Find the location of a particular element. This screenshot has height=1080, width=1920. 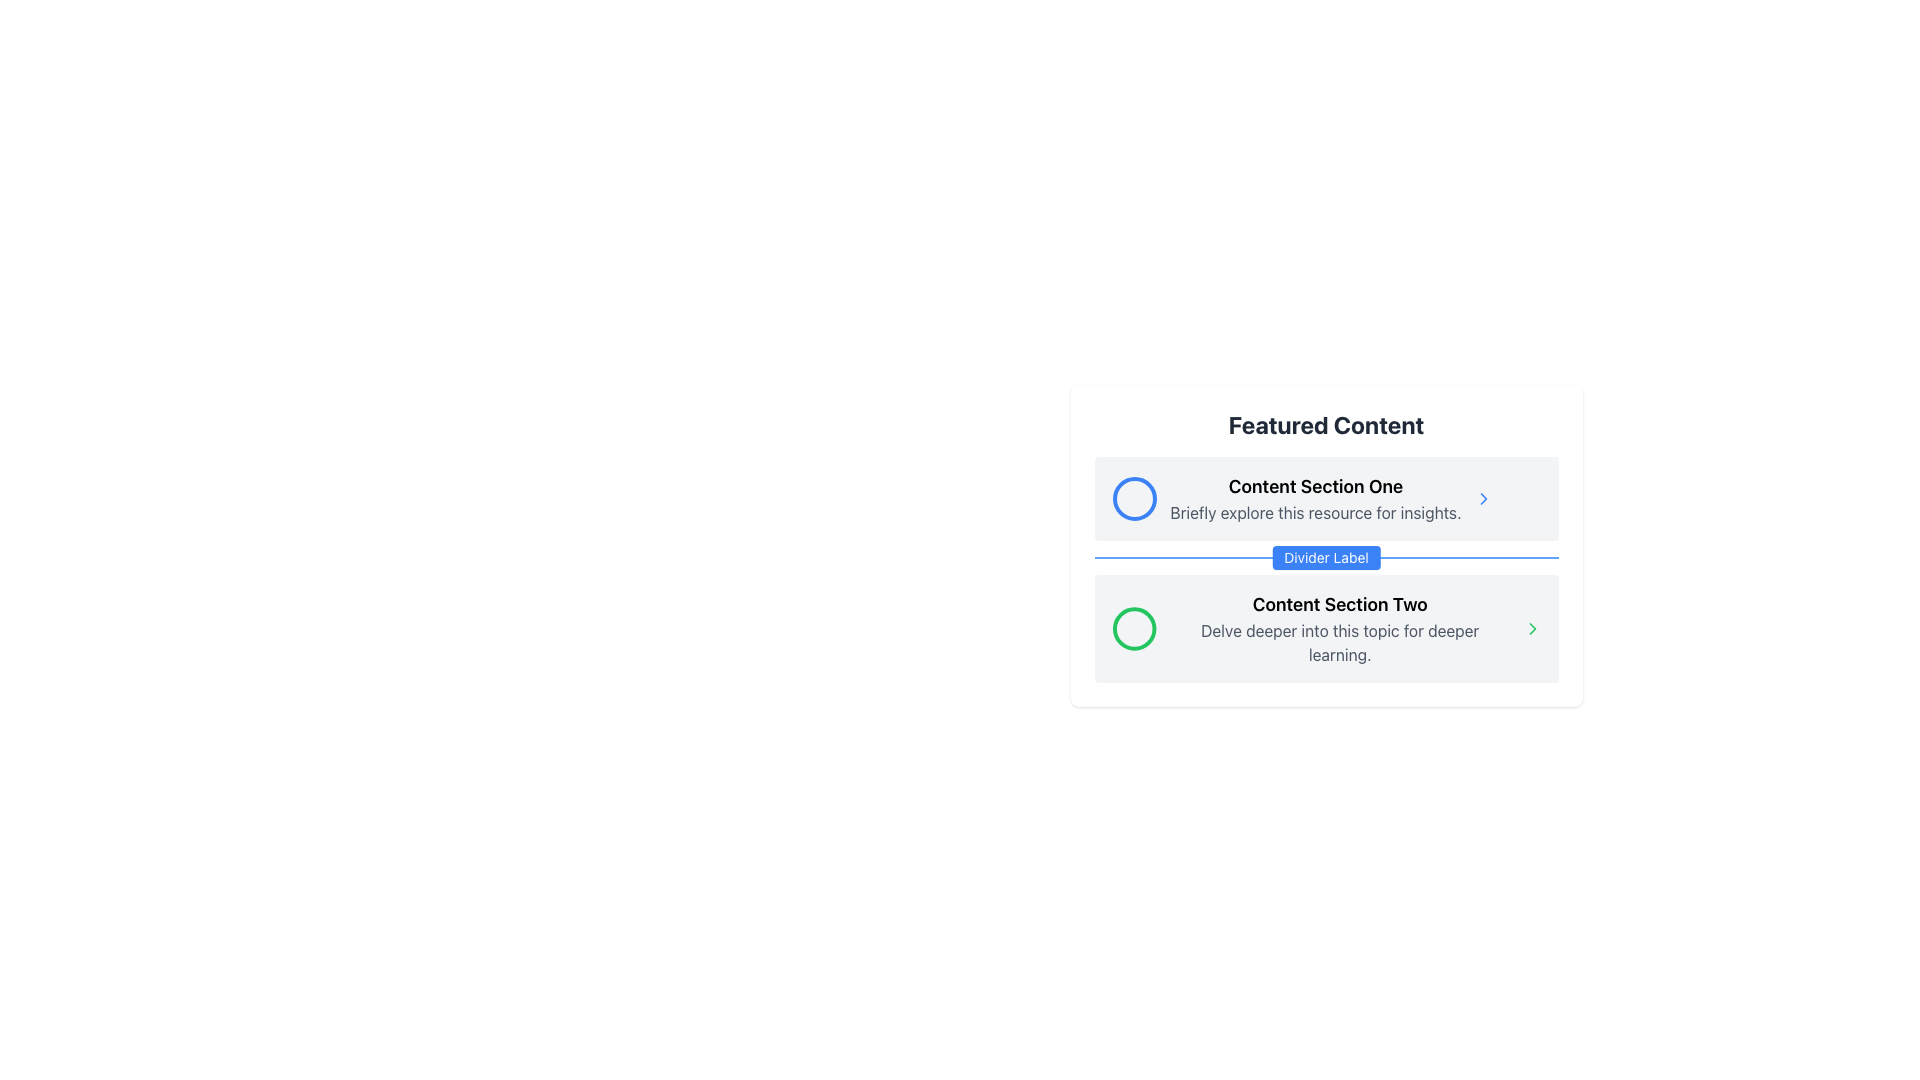

text label that says 'Delve deeper into this topic for deeper learning.' positioned below the heading 'Content Section Two' is located at coordinates (1340, 643).